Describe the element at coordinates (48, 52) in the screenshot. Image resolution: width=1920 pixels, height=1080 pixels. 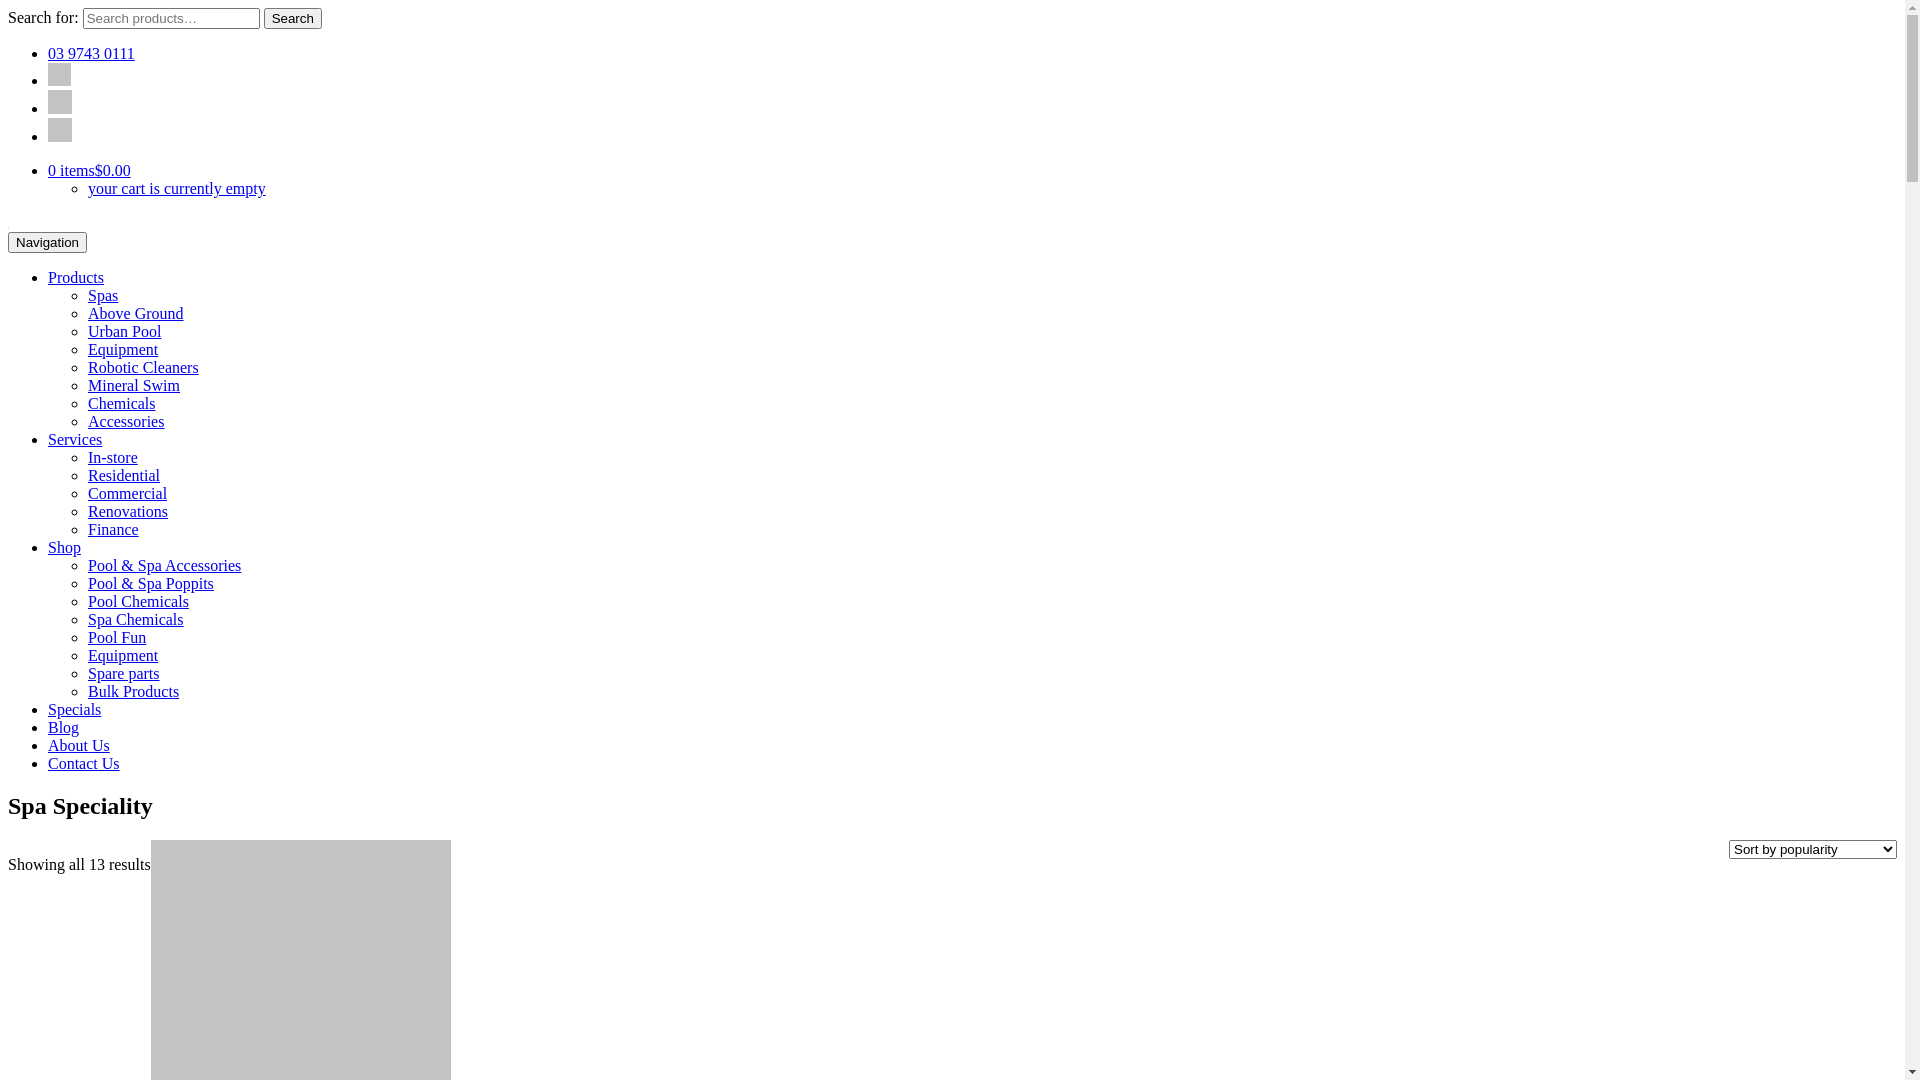
I see `'03 9743 0111'` at that location.